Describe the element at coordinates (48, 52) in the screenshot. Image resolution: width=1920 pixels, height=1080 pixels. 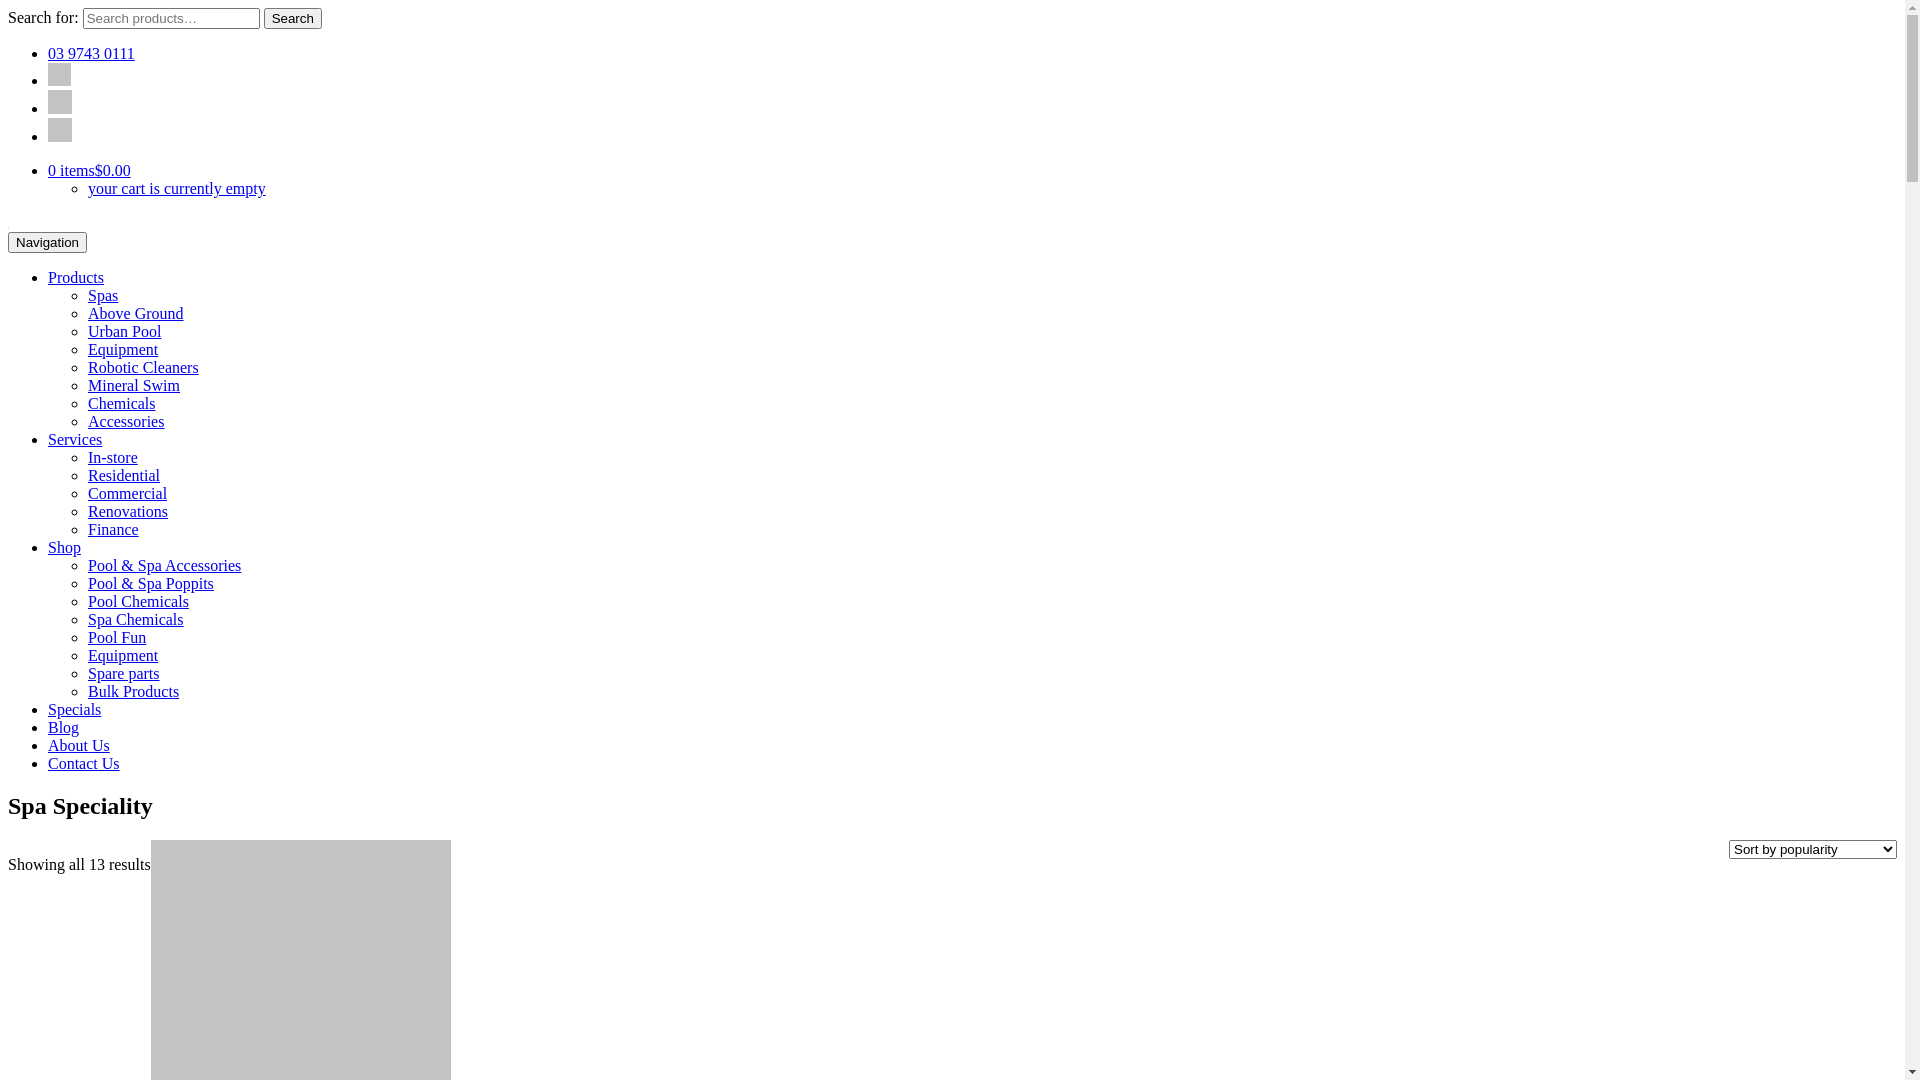
I see `'03 9743 0111'` at that location.